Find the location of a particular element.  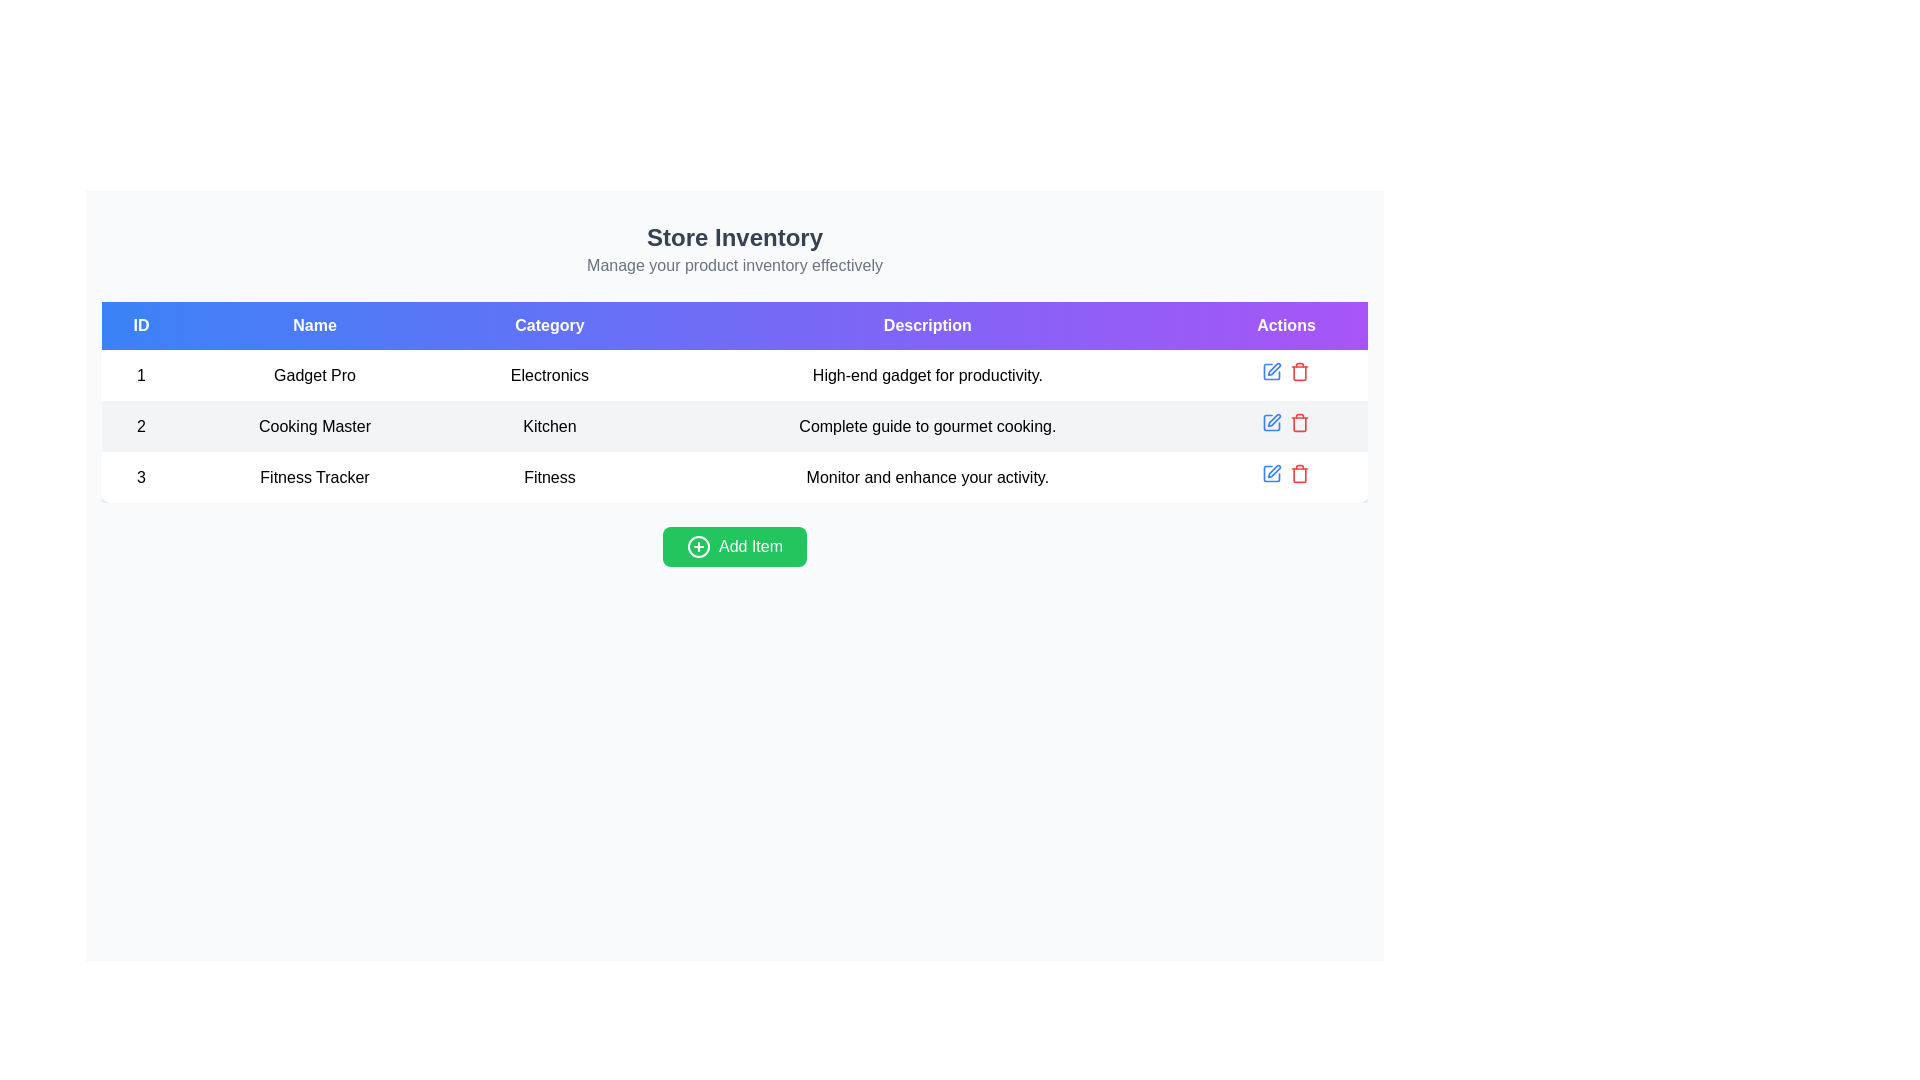

the editing action icon located in the 'Actions' column of the third row in the table, which allows the user to modify the corresponding row's details is located at coordinates (1273, 471).